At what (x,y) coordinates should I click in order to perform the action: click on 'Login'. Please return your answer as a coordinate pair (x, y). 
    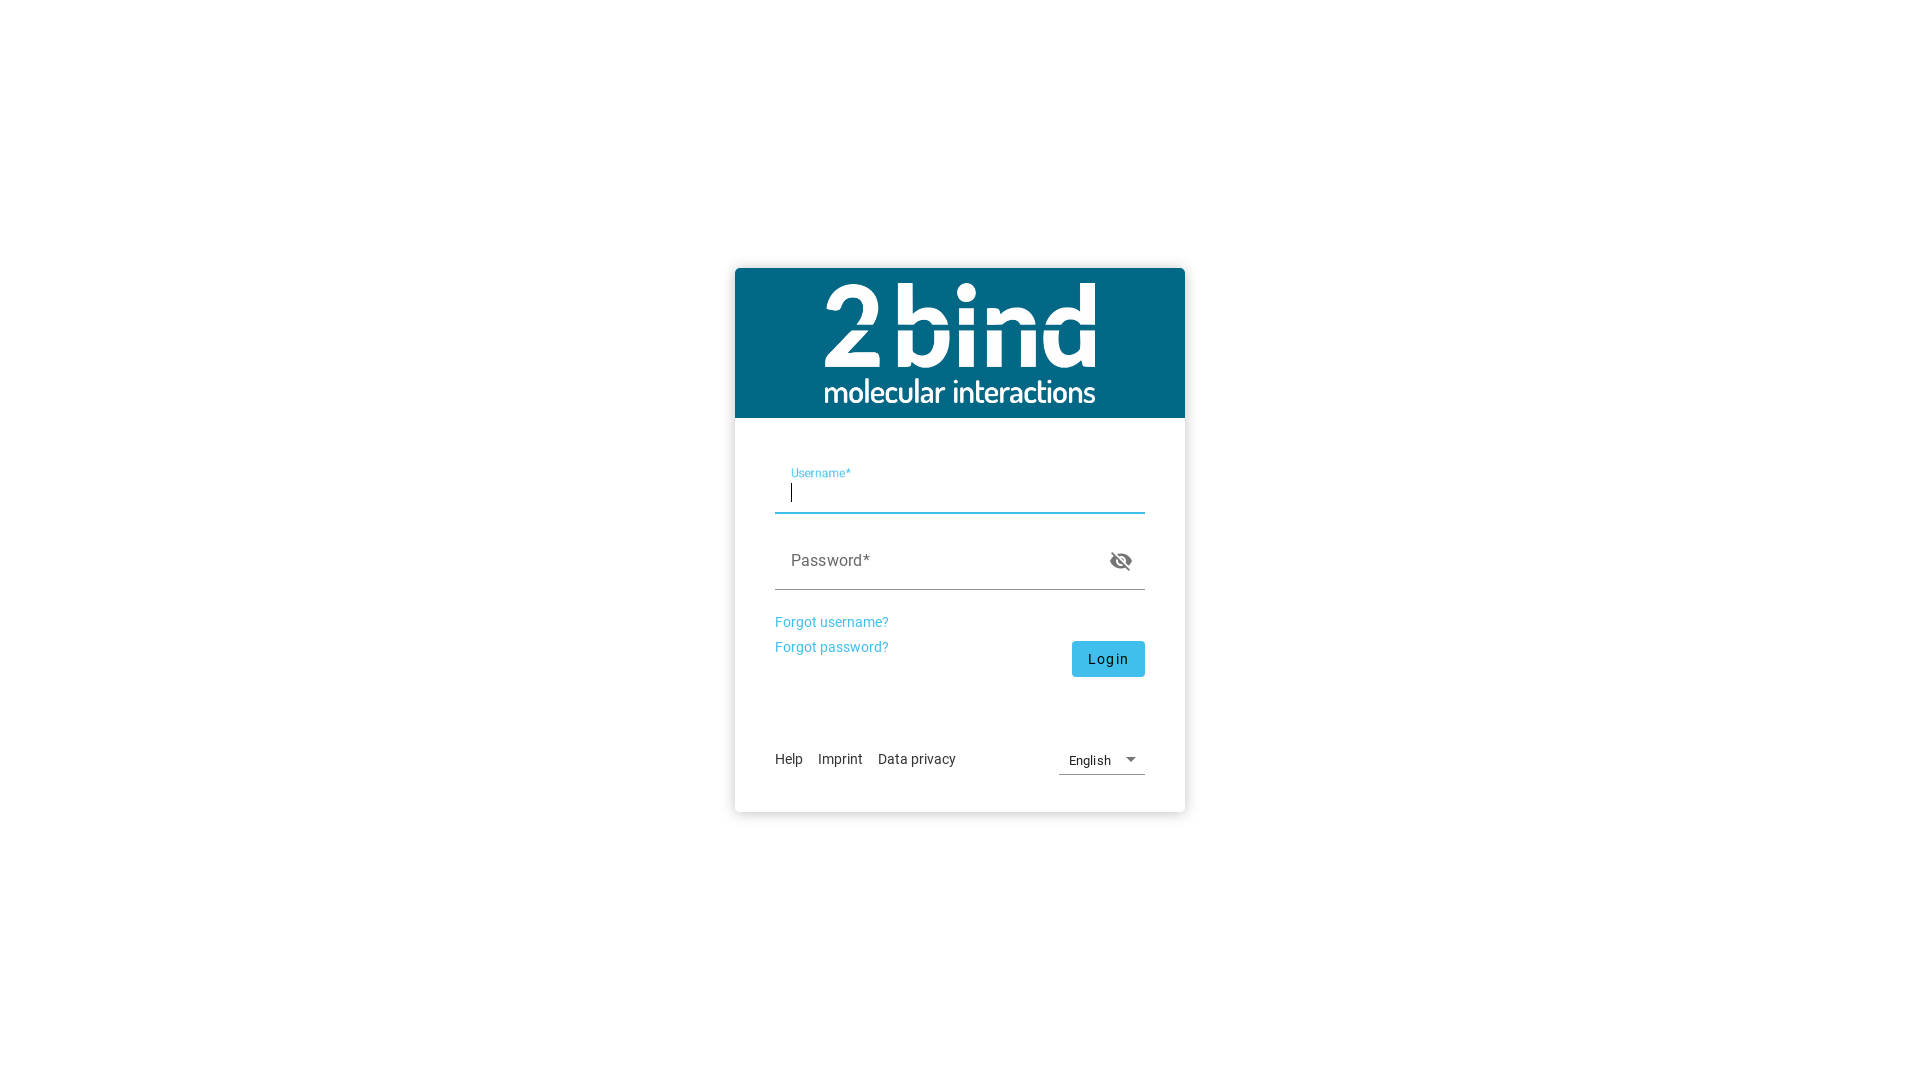
    Looking at the image, I should click on (1107, 659).